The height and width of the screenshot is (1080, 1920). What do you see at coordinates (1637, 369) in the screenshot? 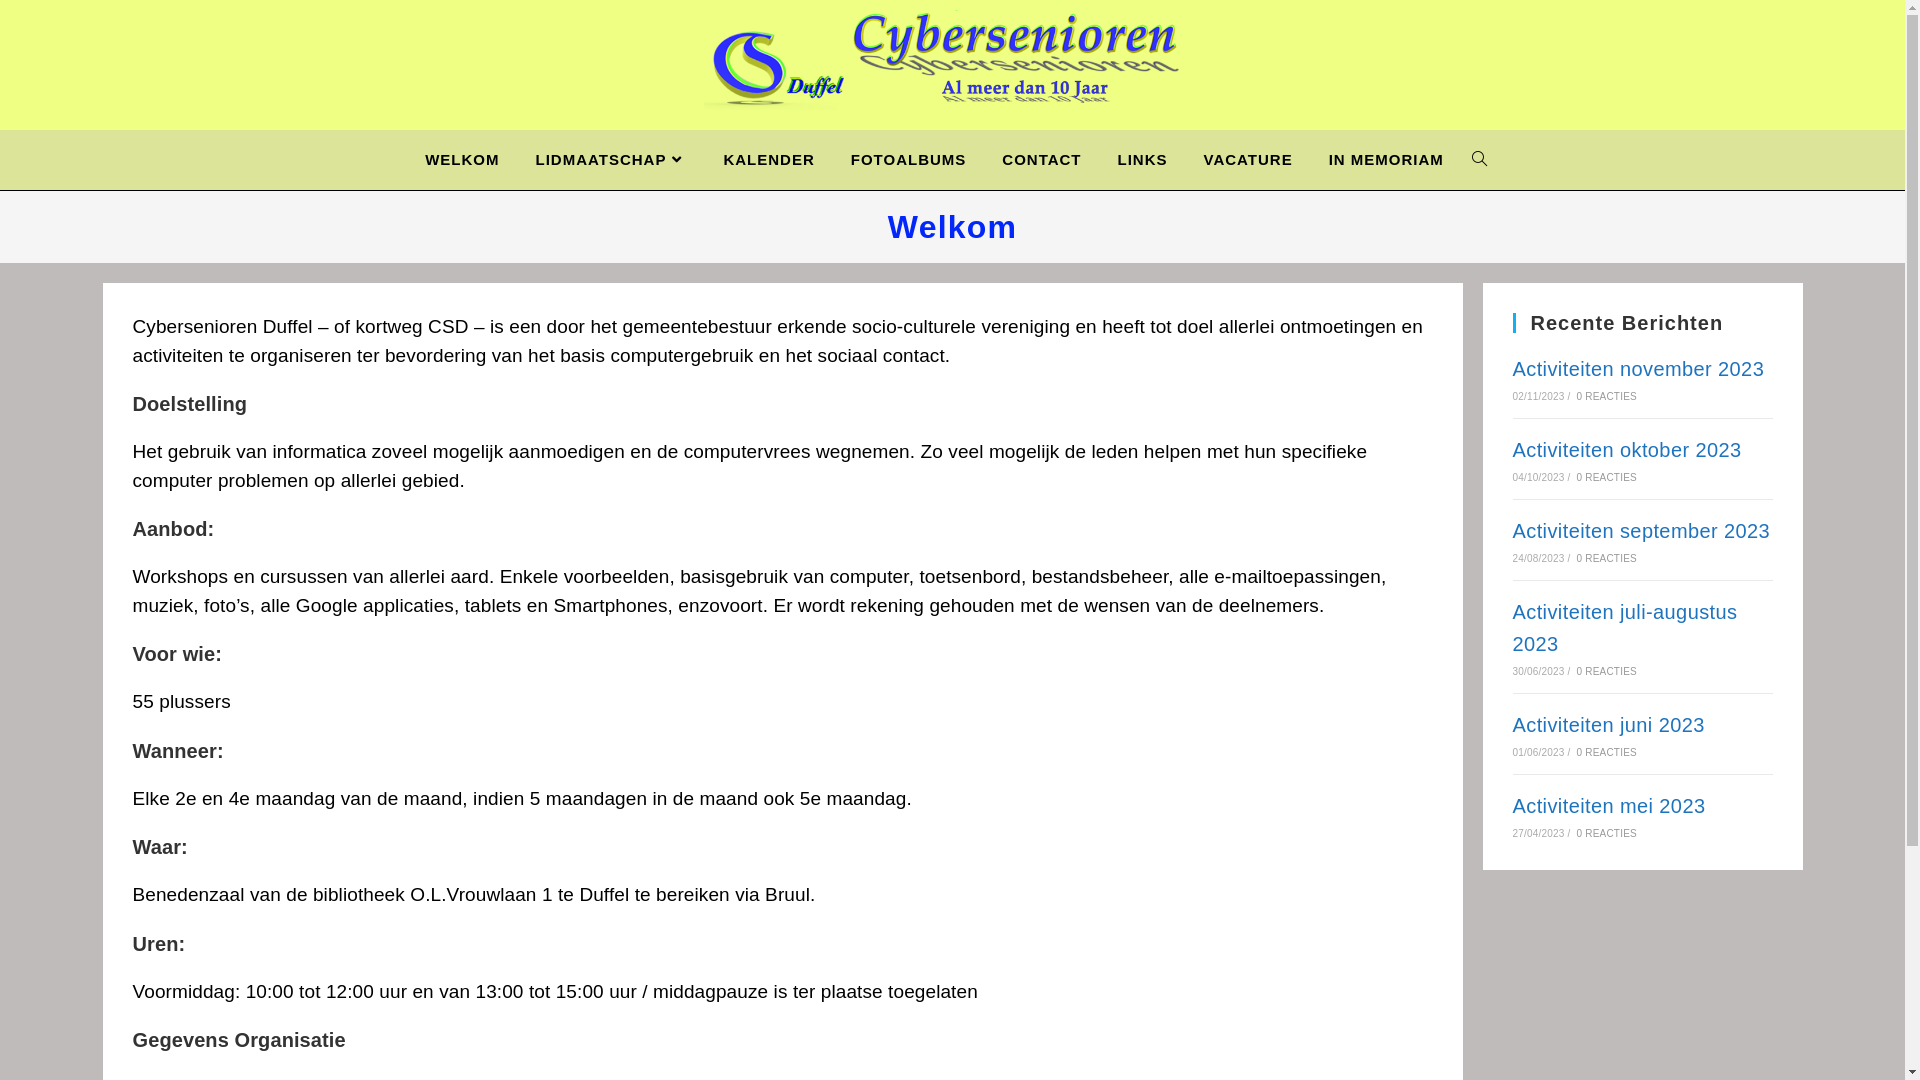
I see `'Activiteiten november 2023'` at bounding box center [1637, 369].